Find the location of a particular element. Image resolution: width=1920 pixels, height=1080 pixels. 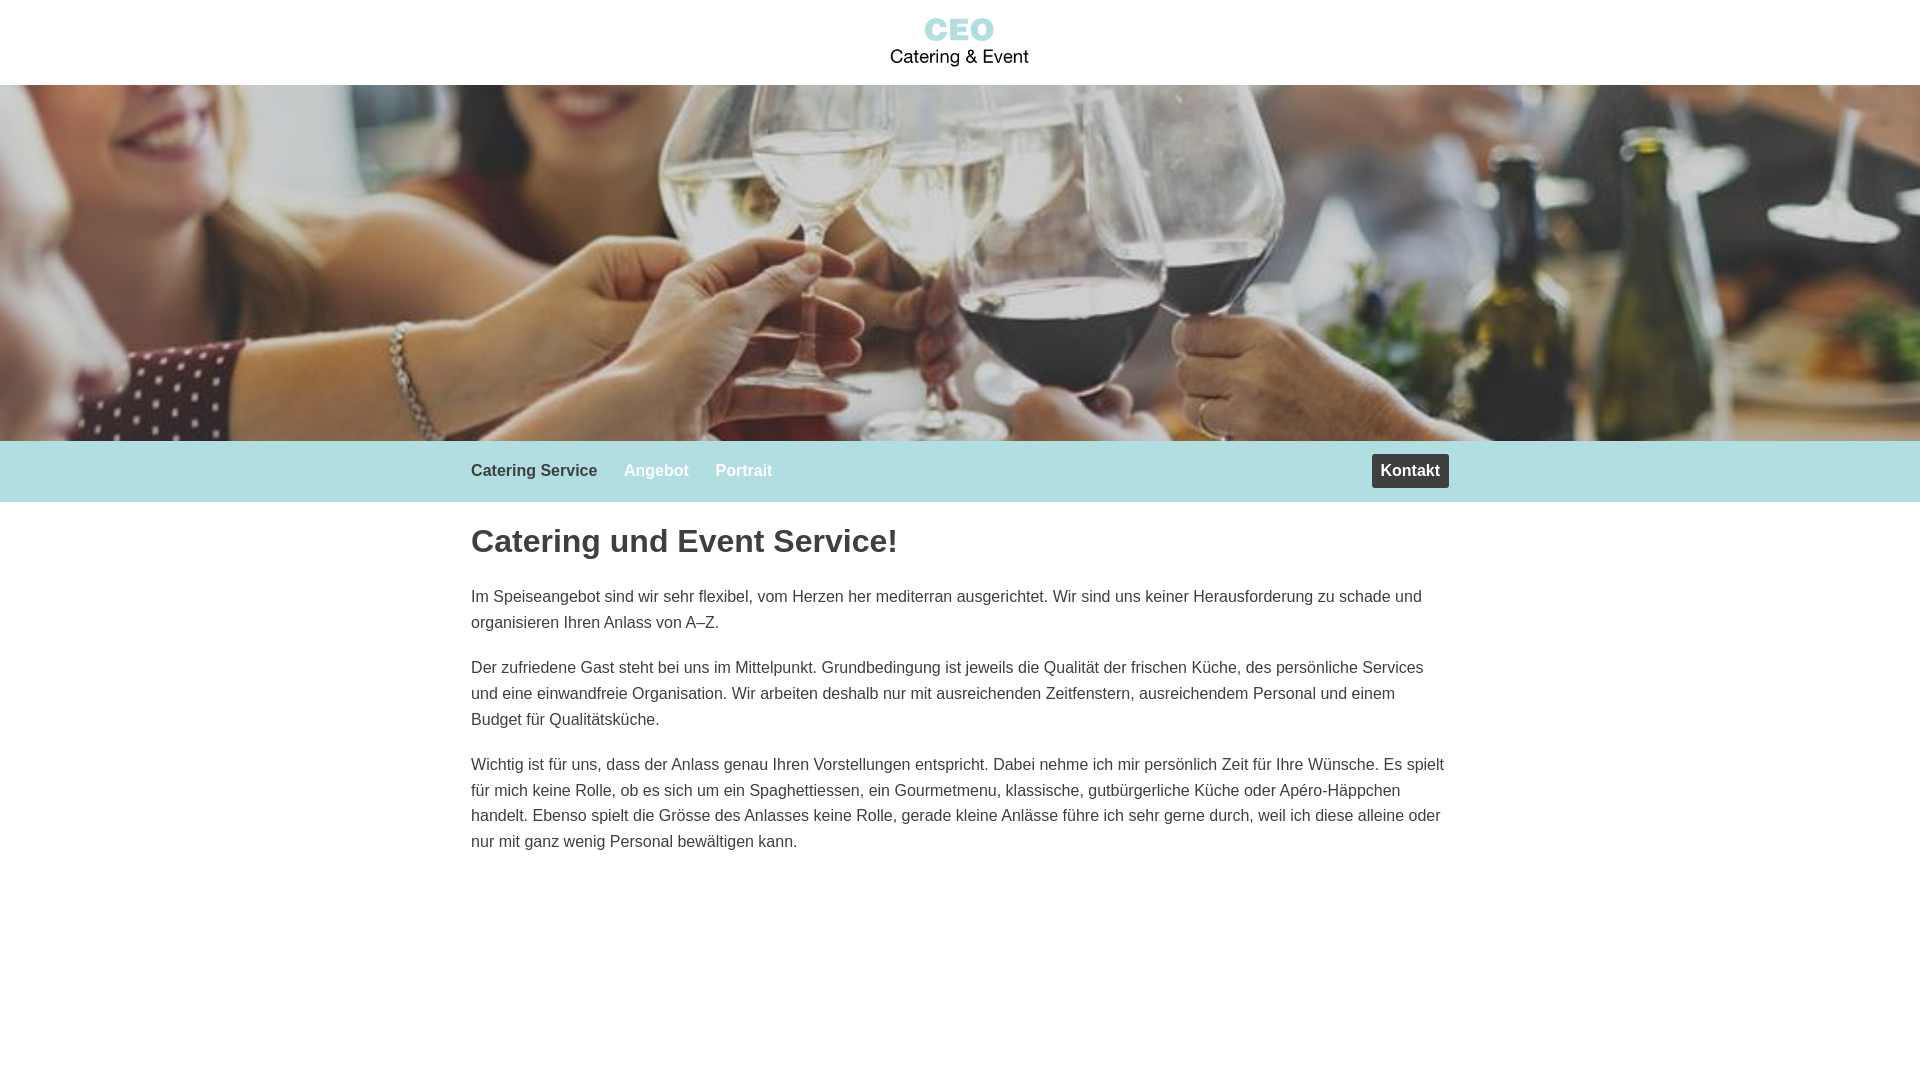

'Portrait' is located at coordinates (747, 470).